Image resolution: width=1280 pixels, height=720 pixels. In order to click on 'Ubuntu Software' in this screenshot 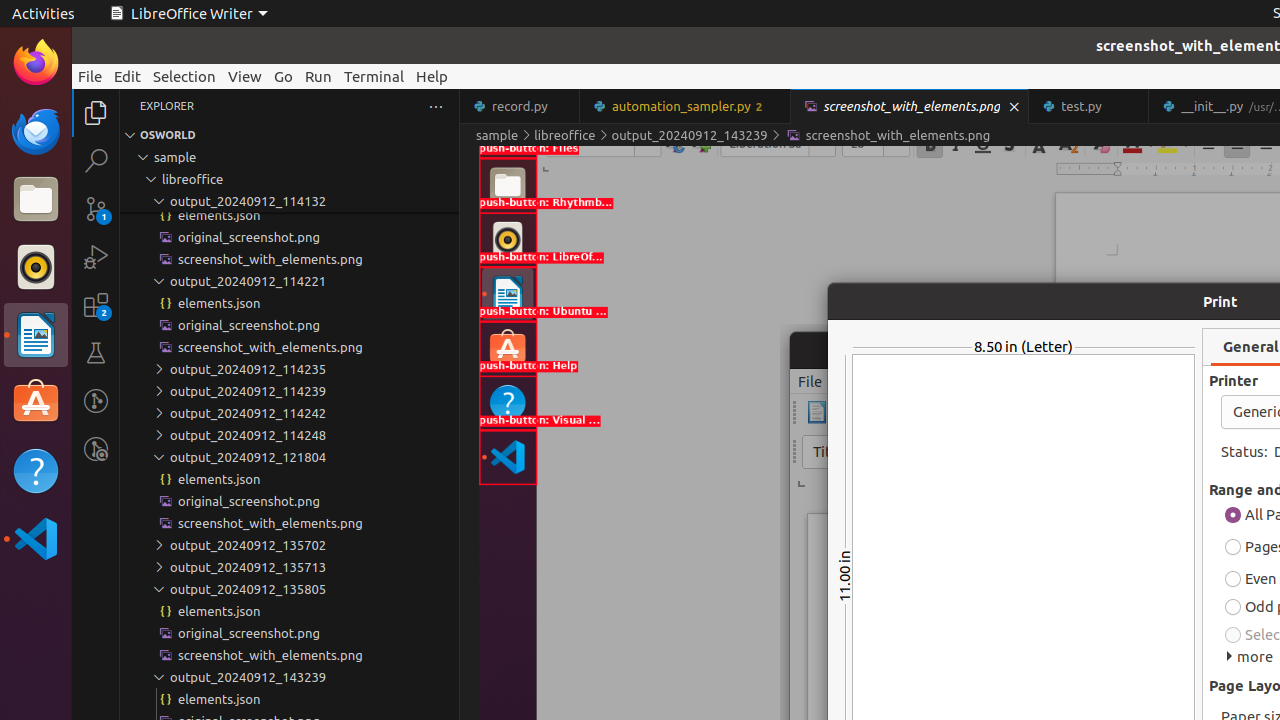, I will do `click(35, 403)`.